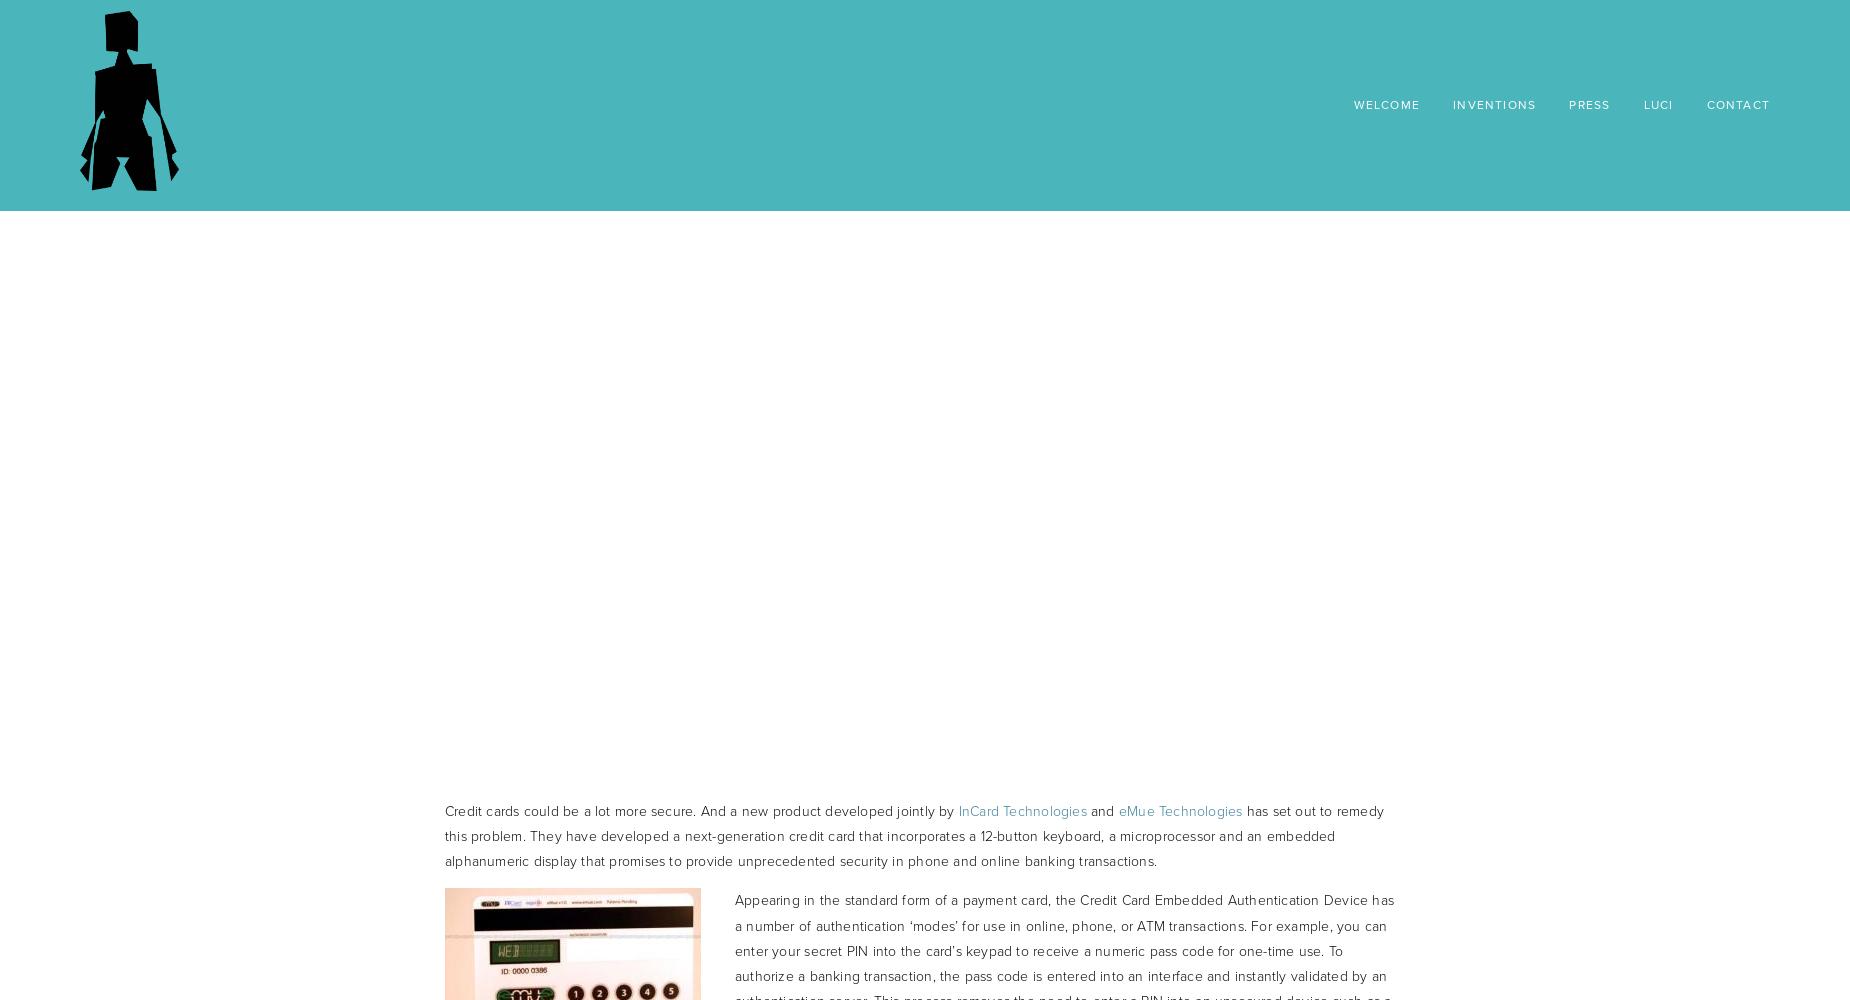 The height and width of the screenshot is (1000, 1850). I want to click on 'LUCI', so click(1642, 104).